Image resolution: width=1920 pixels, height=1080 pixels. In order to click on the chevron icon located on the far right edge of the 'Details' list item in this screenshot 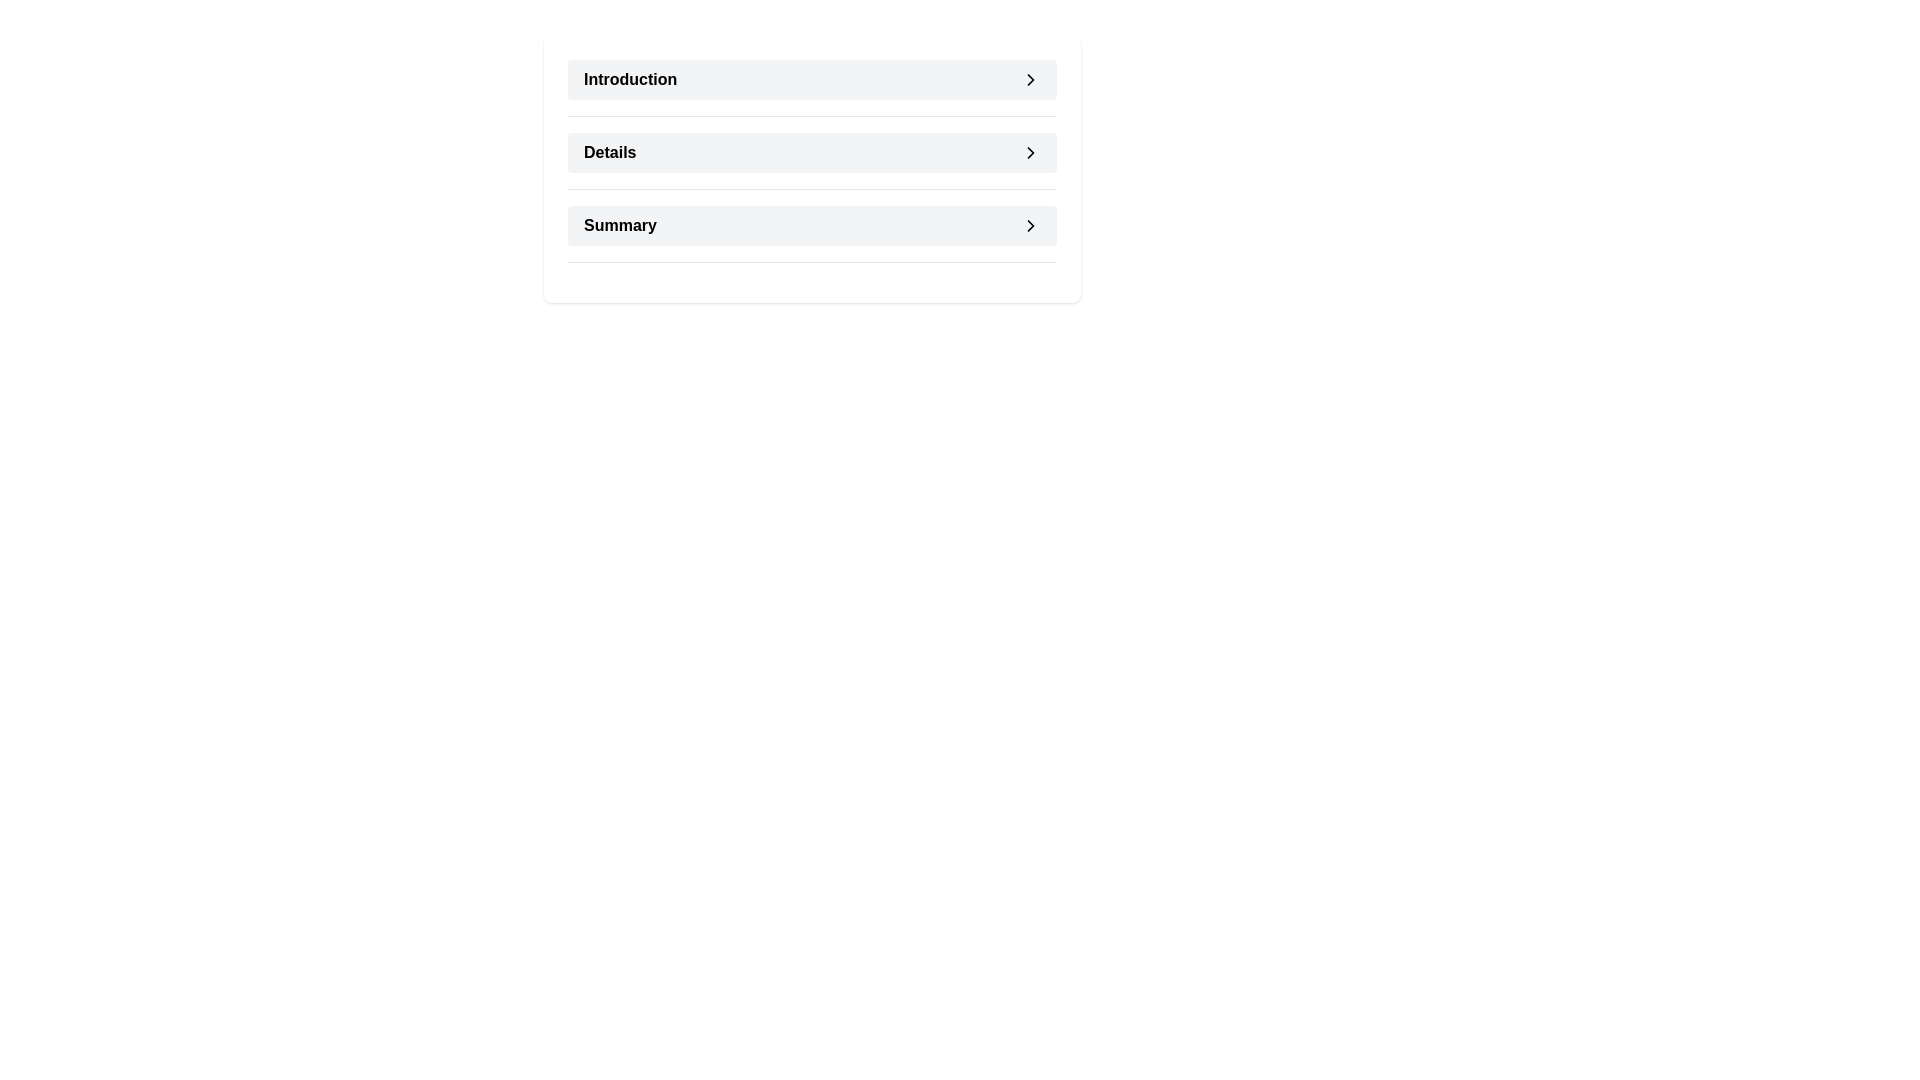, I will do `click(1031, 152)`.